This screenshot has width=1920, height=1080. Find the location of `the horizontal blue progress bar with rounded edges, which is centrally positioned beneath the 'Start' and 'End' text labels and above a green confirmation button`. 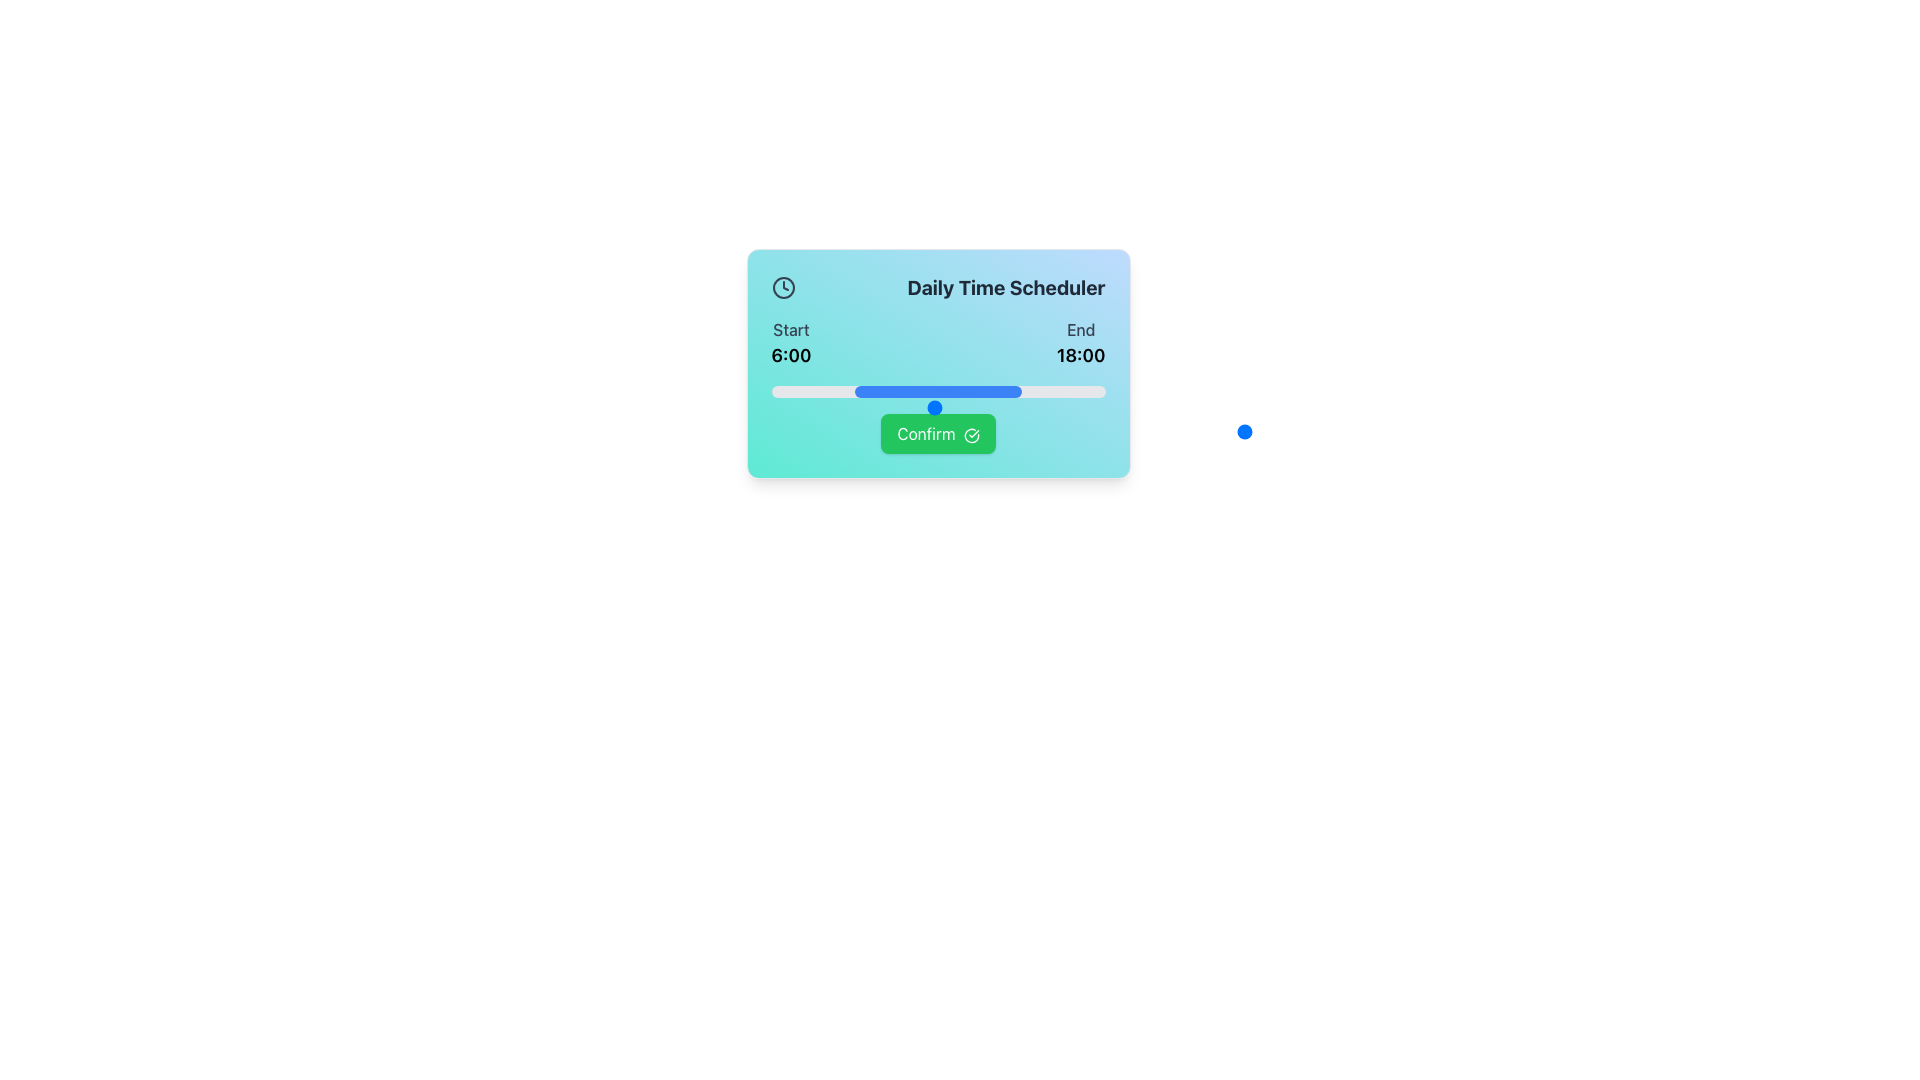

the horizontal blue progress bar with rounded edges, which is centrally positioned beneath the 'Start' and 'End' text labels and above a green confirmation button is located at coordinates (937, 392).